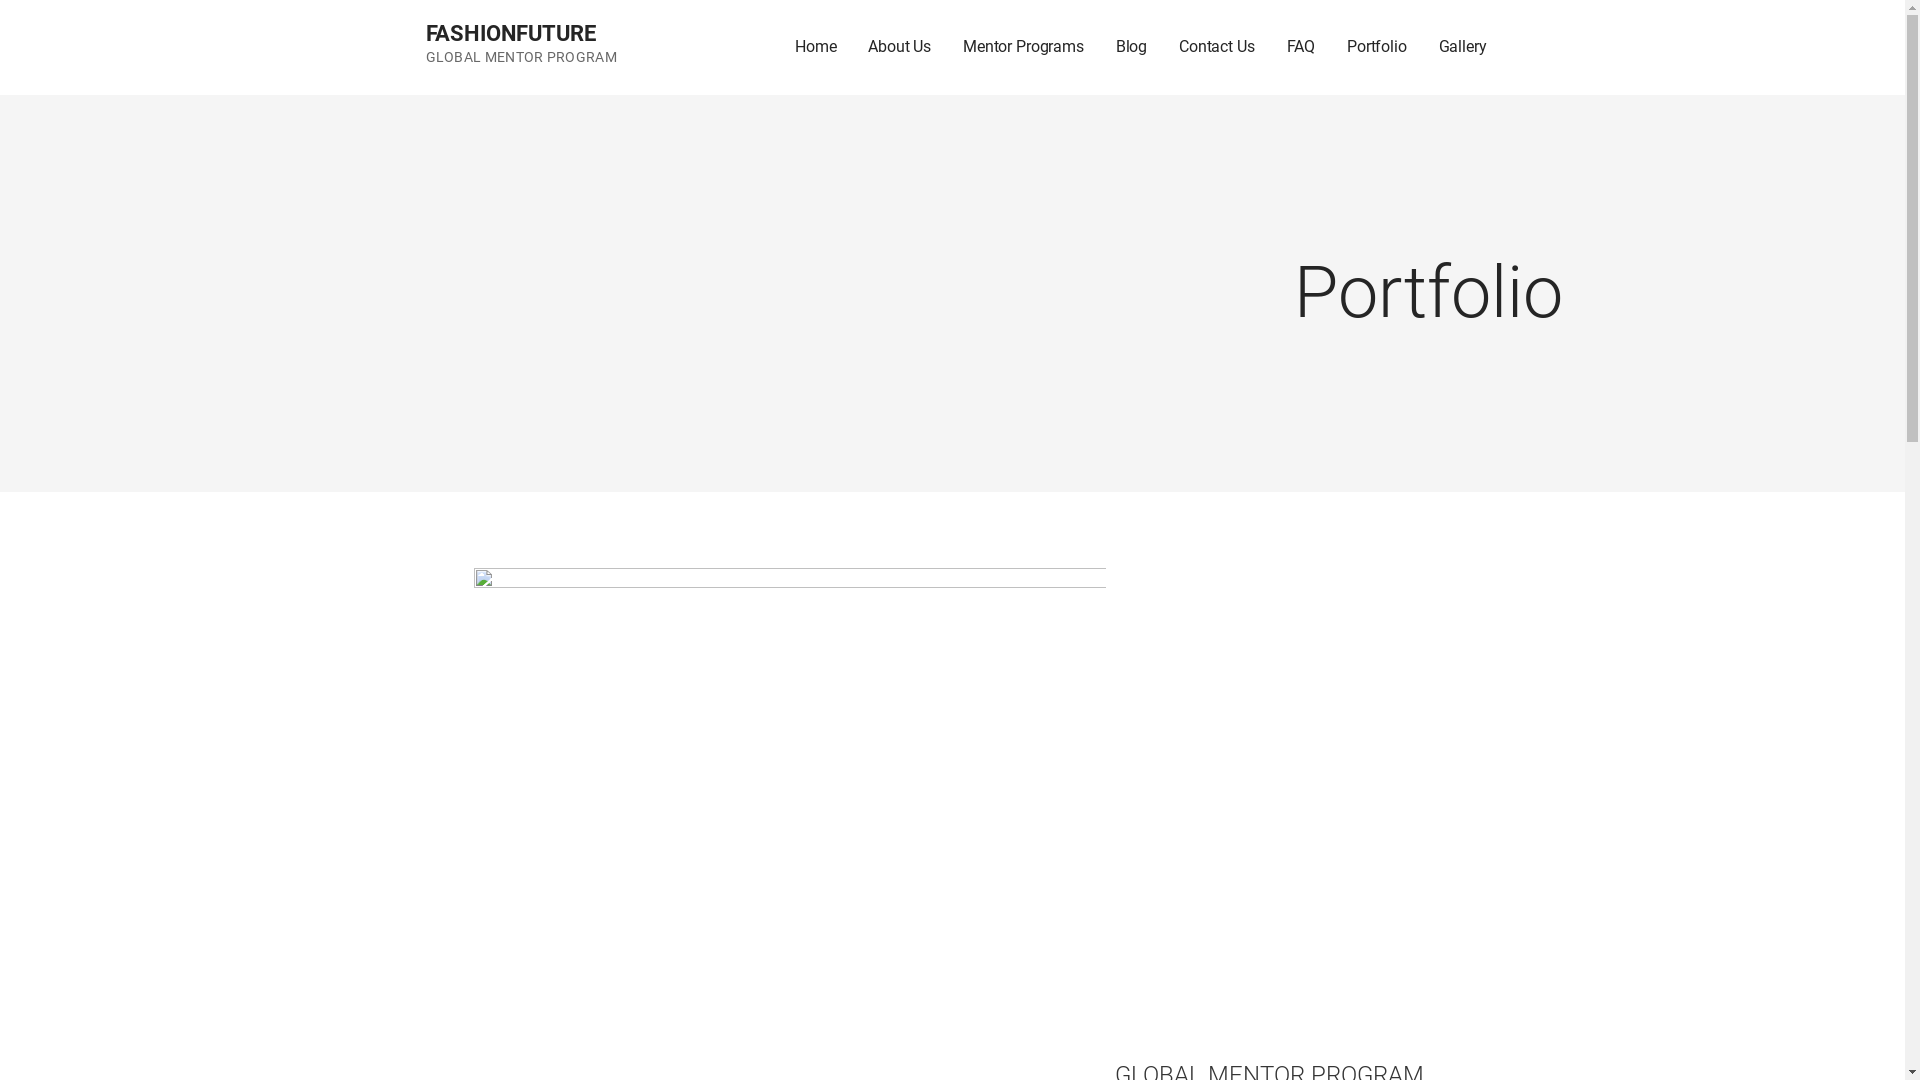 The image size is (1920, 1080). What do you see at coordinates (898, 46) in the screenshot?
I see `'About Us'` at bounding box center [898, 46].